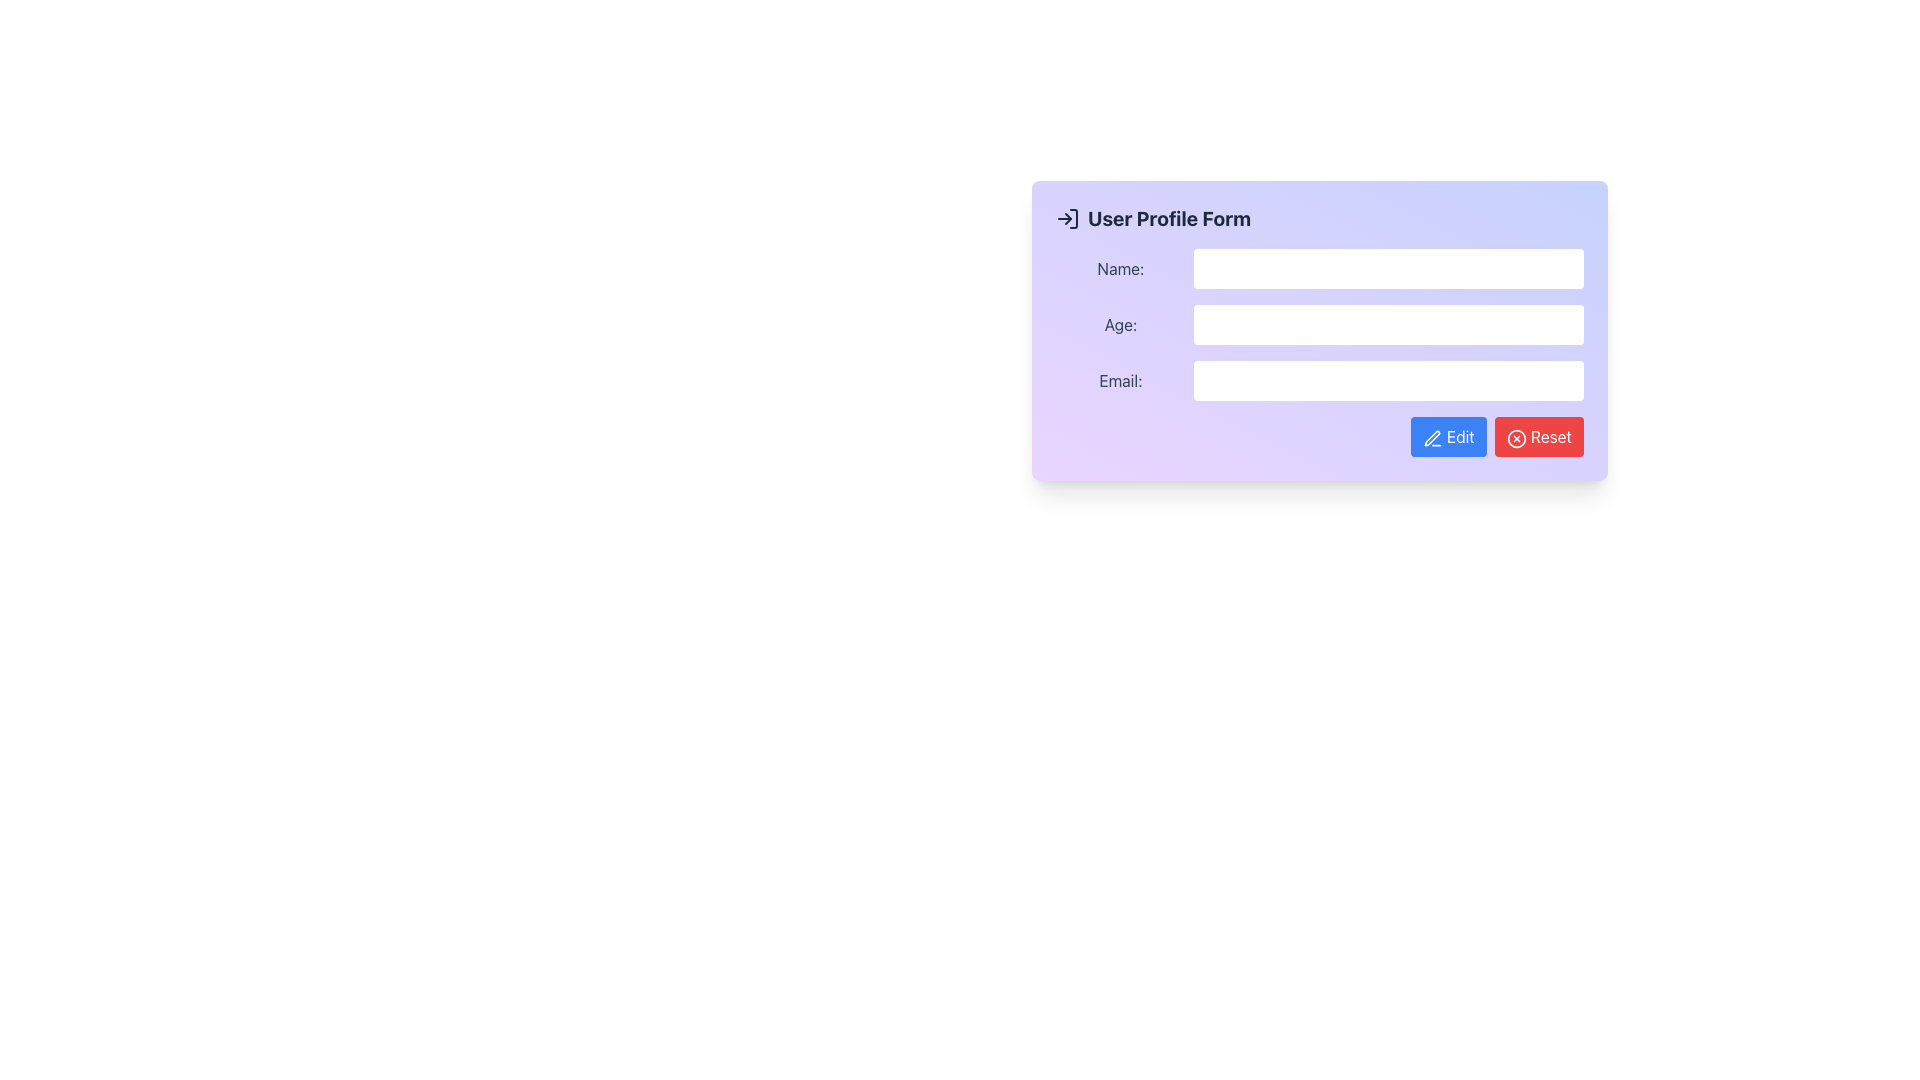  Describe the element at coordinates (1516, 437) in the screenshot. I see `the Decorative Icon located to the left of the 'Reset' text within the red 'Reset' button at the bottom right of the 'User Profile Form' card` at that location.